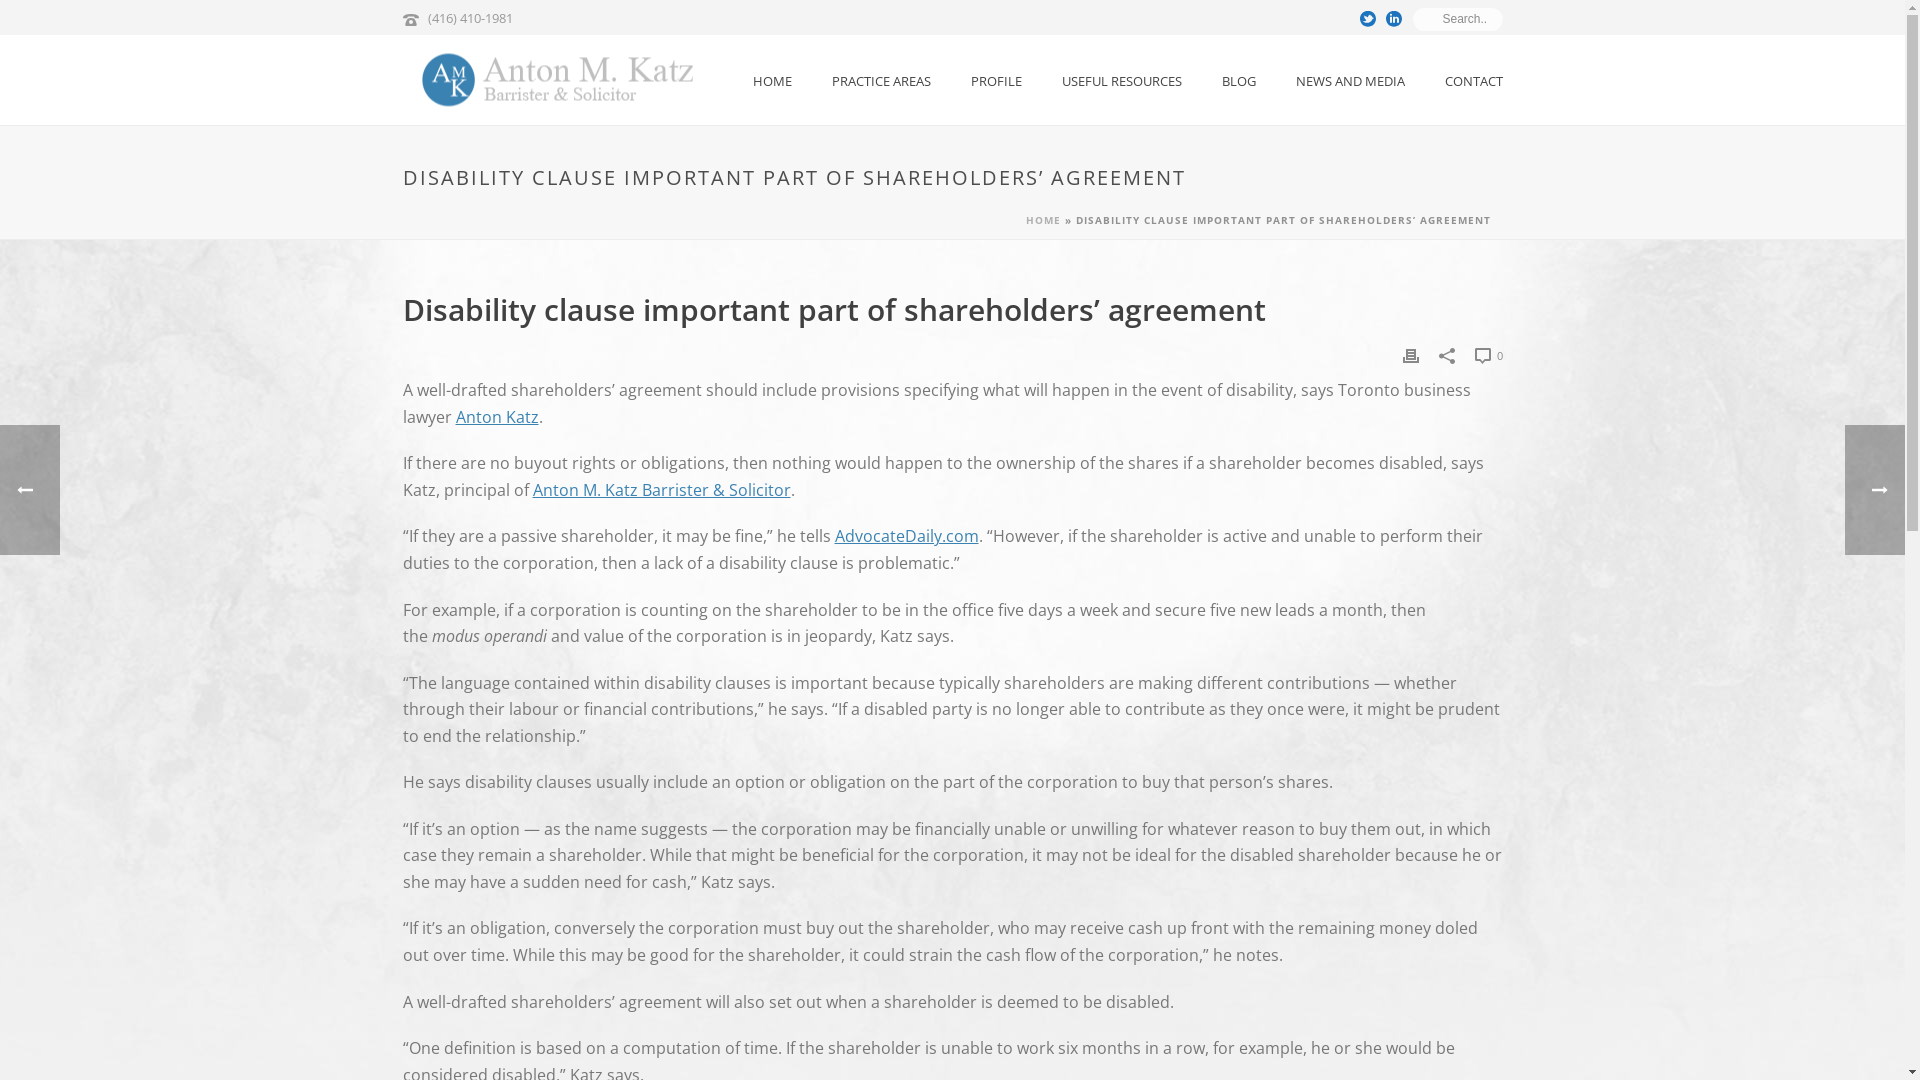 This screenshot has width=1920, height=1080. Describe the element at coordinates (1042, 219) in the screenshot. I see `'HOME'` at that location.